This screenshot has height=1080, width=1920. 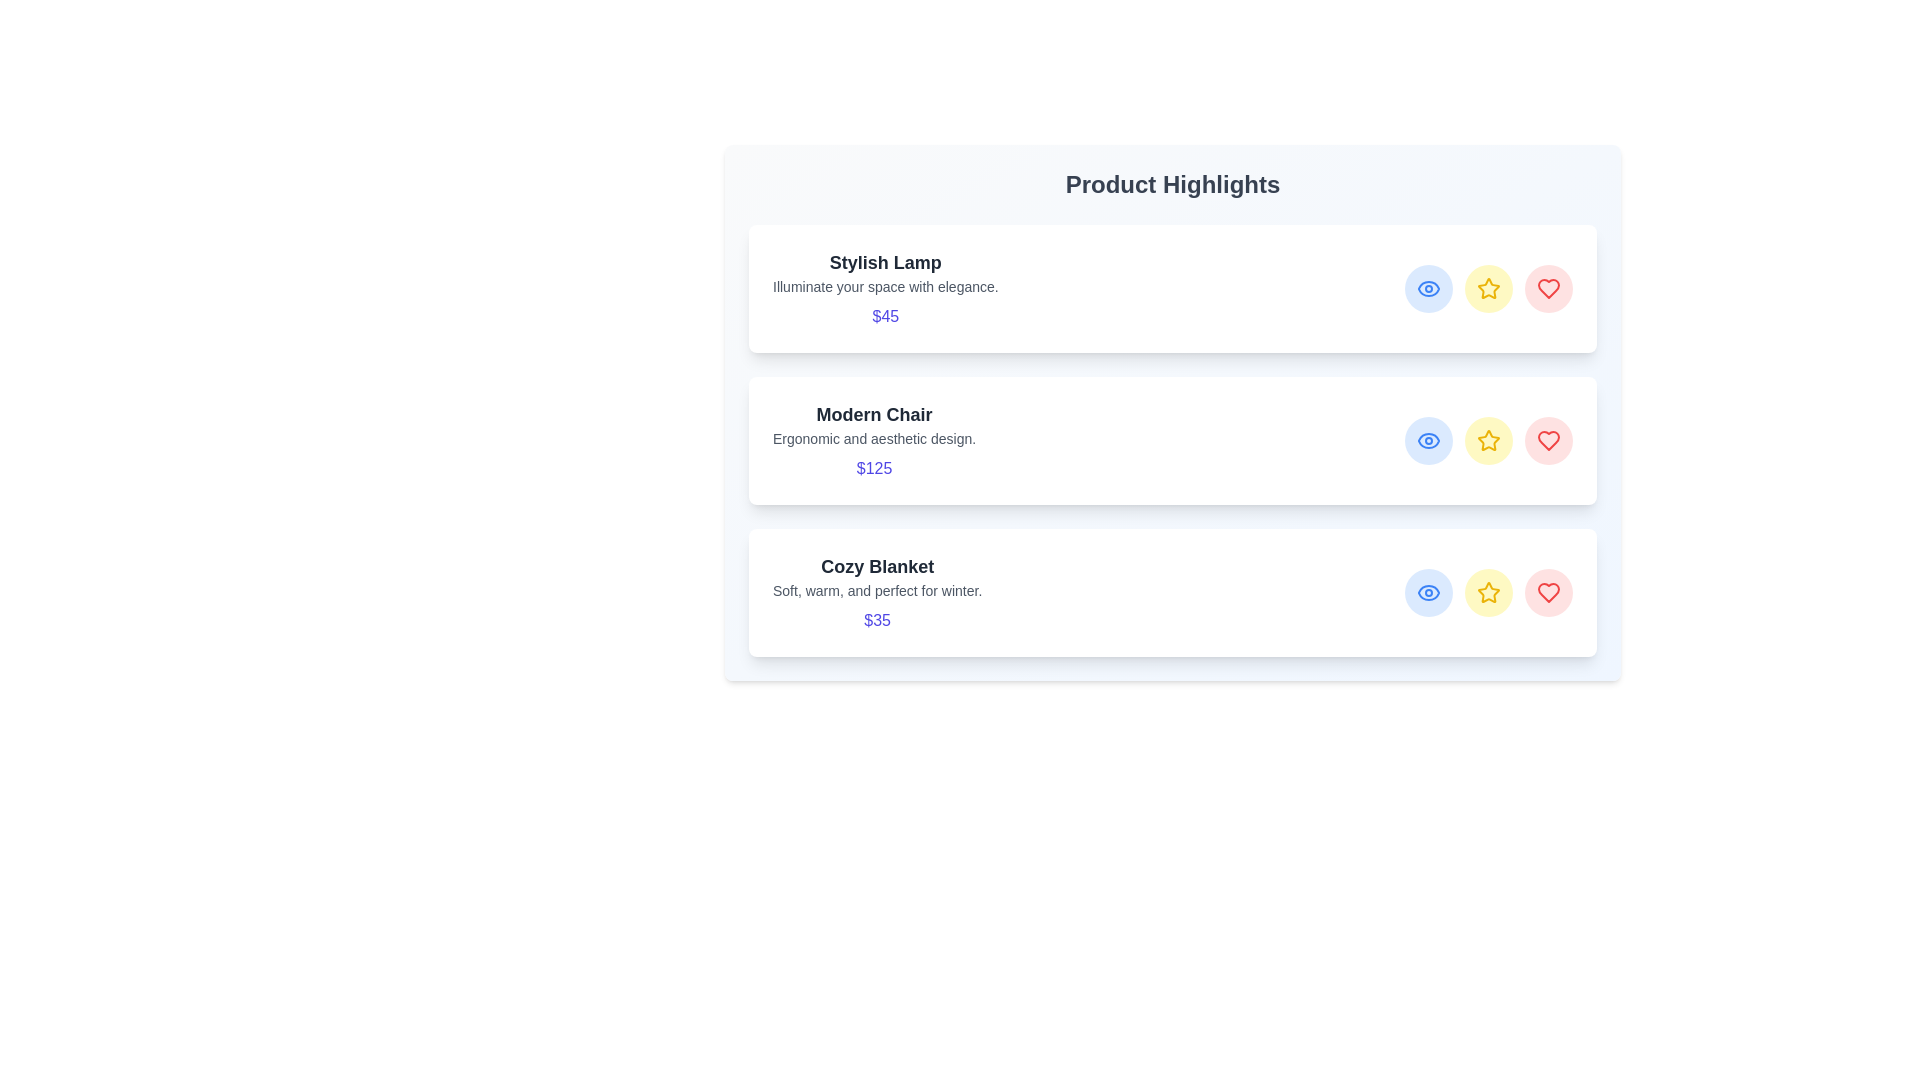 What do you see at coordinates (1428, 289) in the screenshot?
I see `eye icon for the product Stylish Lamp` at bounding box center [1428, 289].